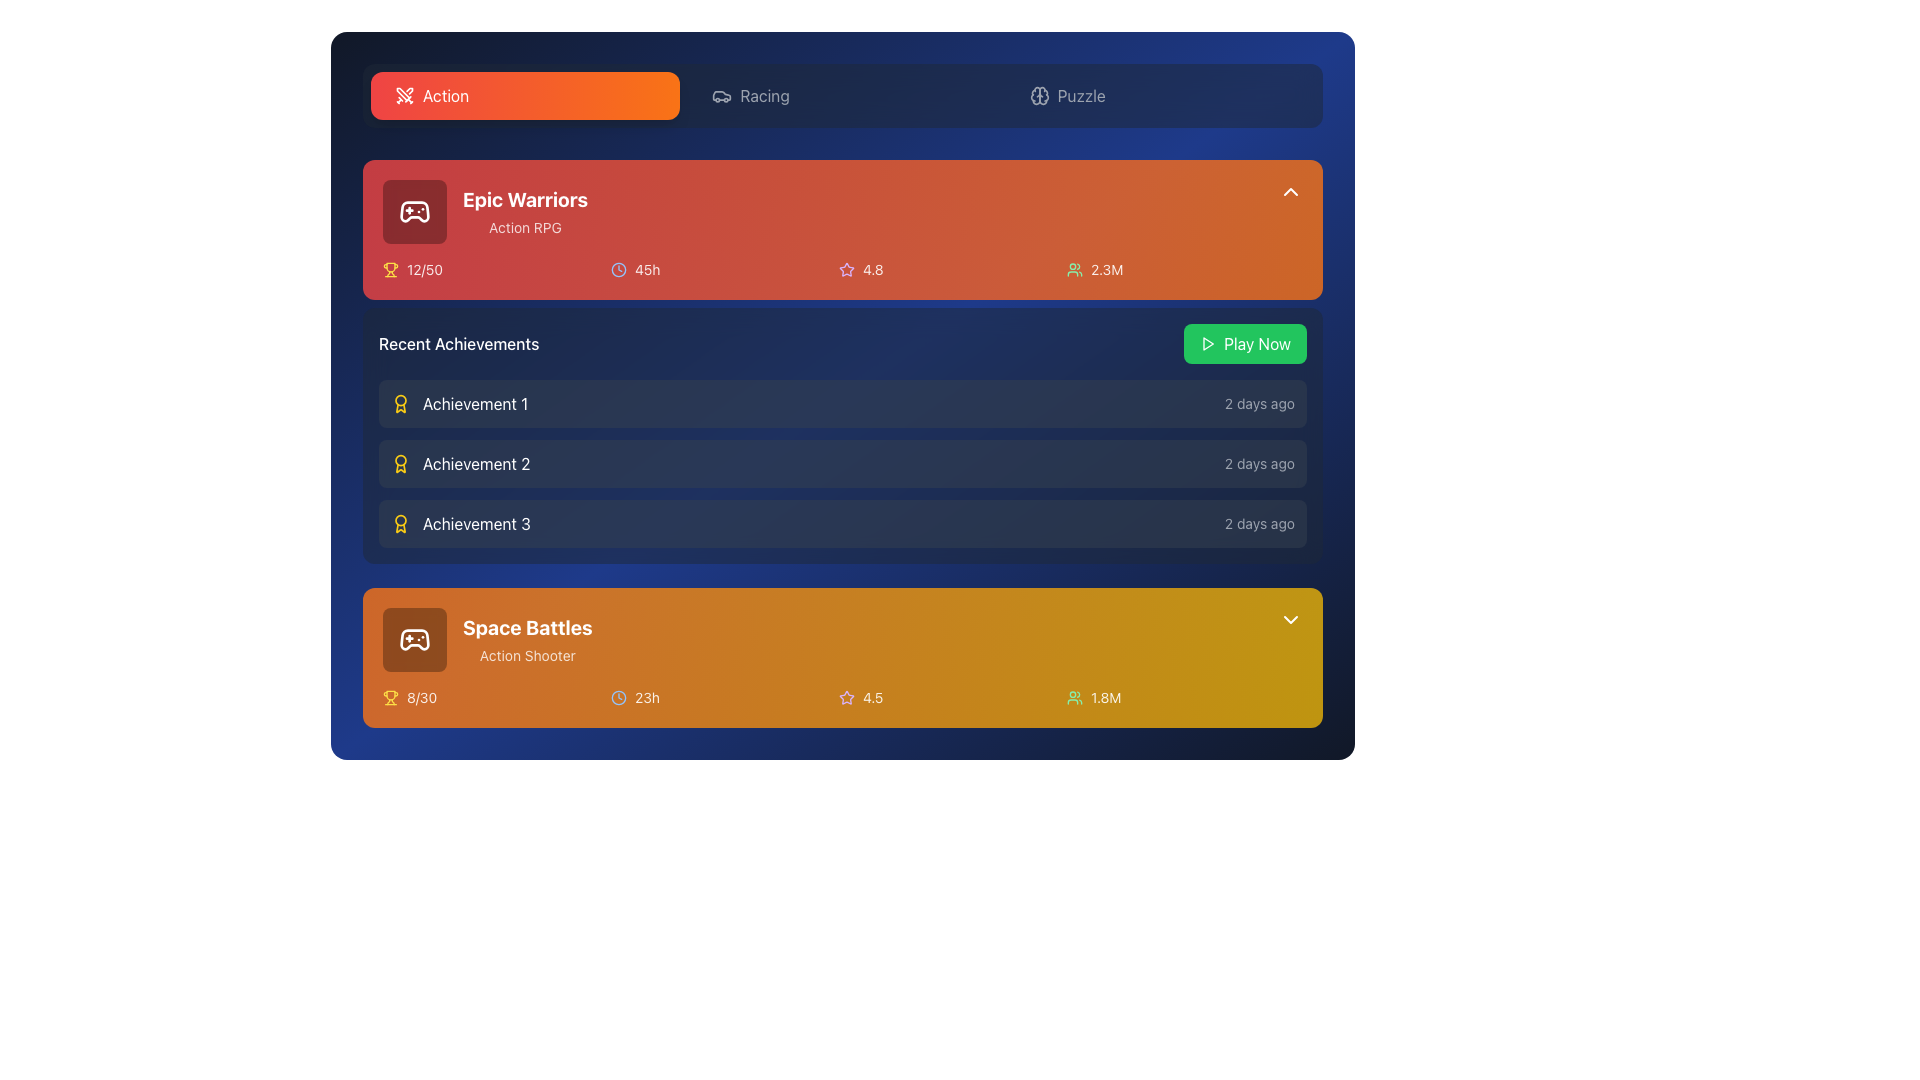  I want to click on the Decorative icon, which is a circular icon resembling a brain or cloud, located near the top-middle of the interface, right of the orange 'Action' label, so click(1035, 96).